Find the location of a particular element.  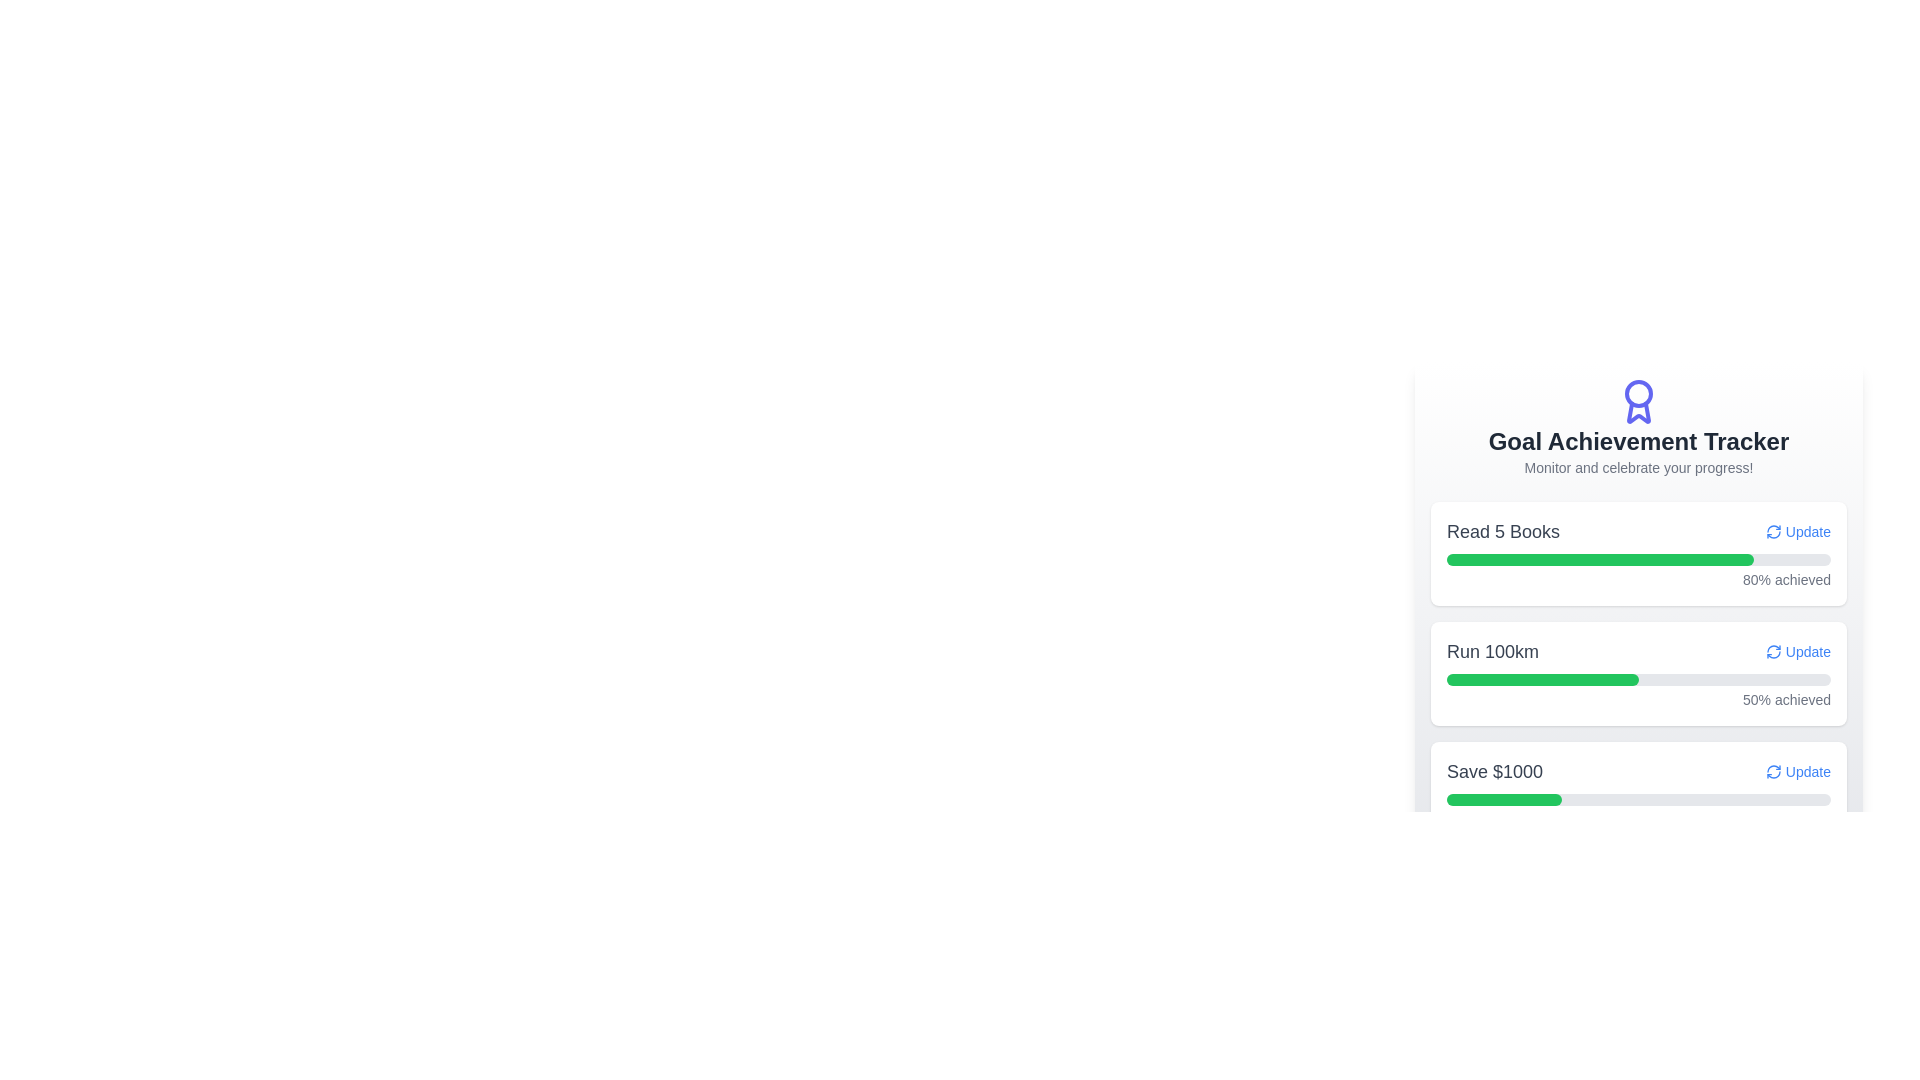

the green progress bar segment that represents the filled portion of the 'Save $1000' goal in the 'Goal Achievement Tracker' interface is located at coordinates (1504, 798).